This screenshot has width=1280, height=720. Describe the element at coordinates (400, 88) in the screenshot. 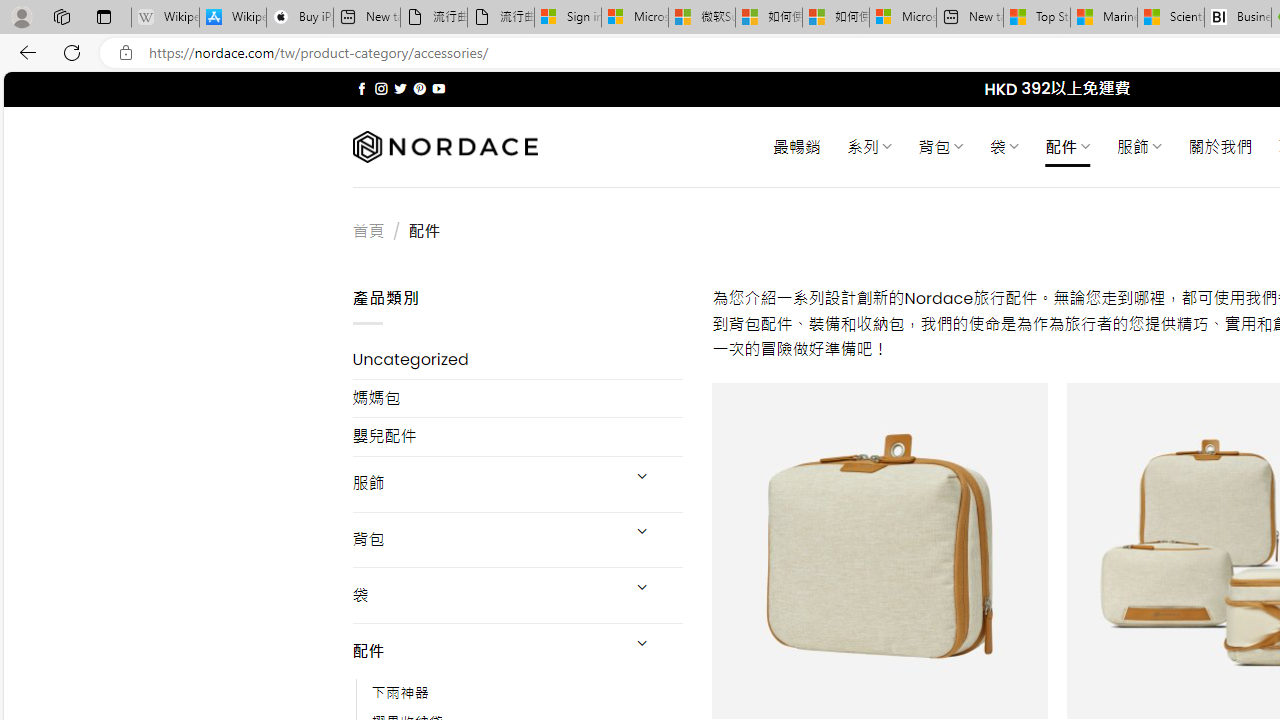

I see `'Follow on Twitter'` at that location.